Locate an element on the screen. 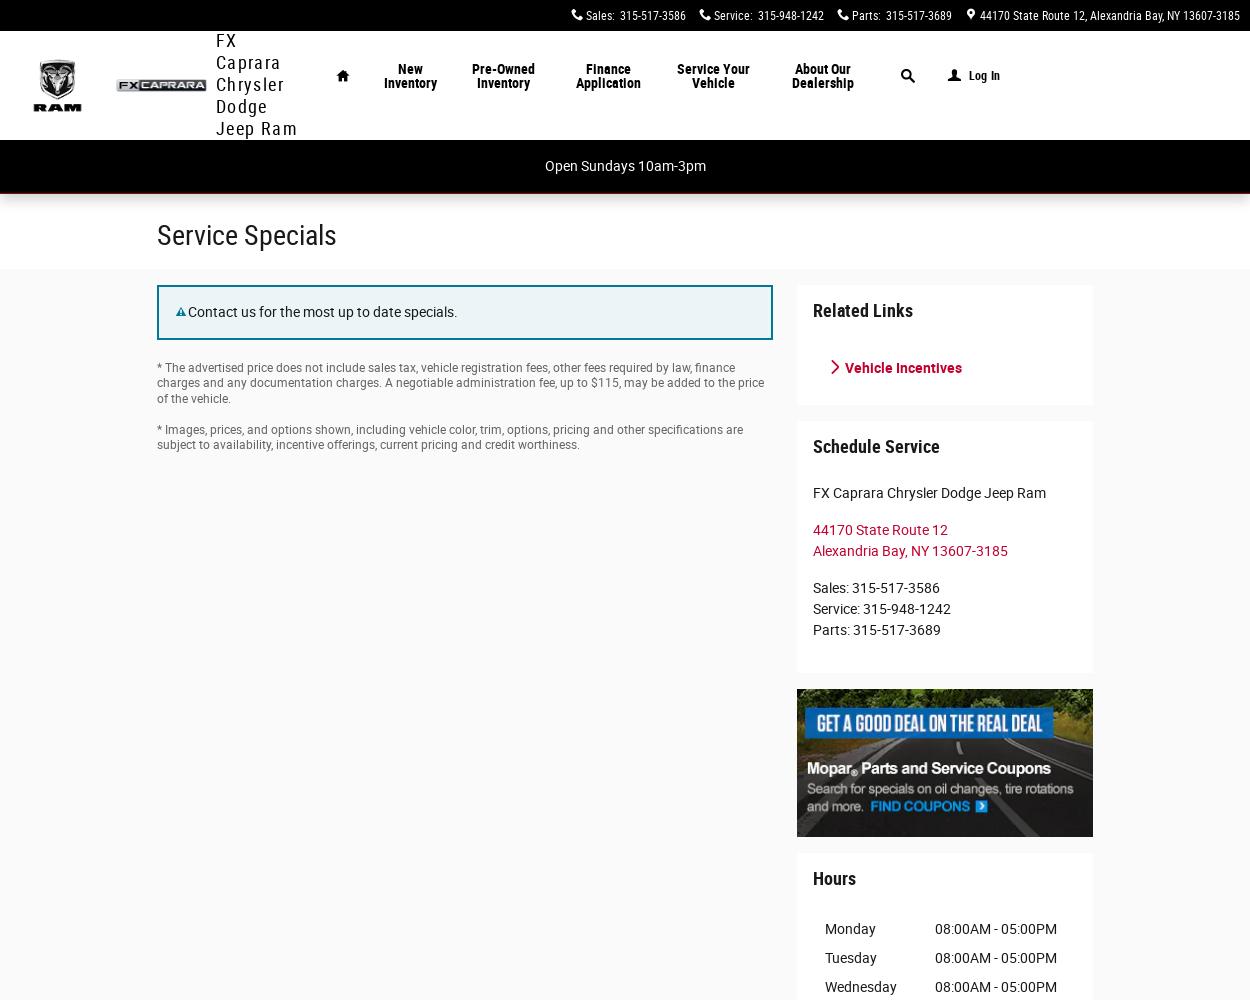 This screenshot has width=1250, height=1000. 'About Our Dealership' is located at coordinates (821, 75).